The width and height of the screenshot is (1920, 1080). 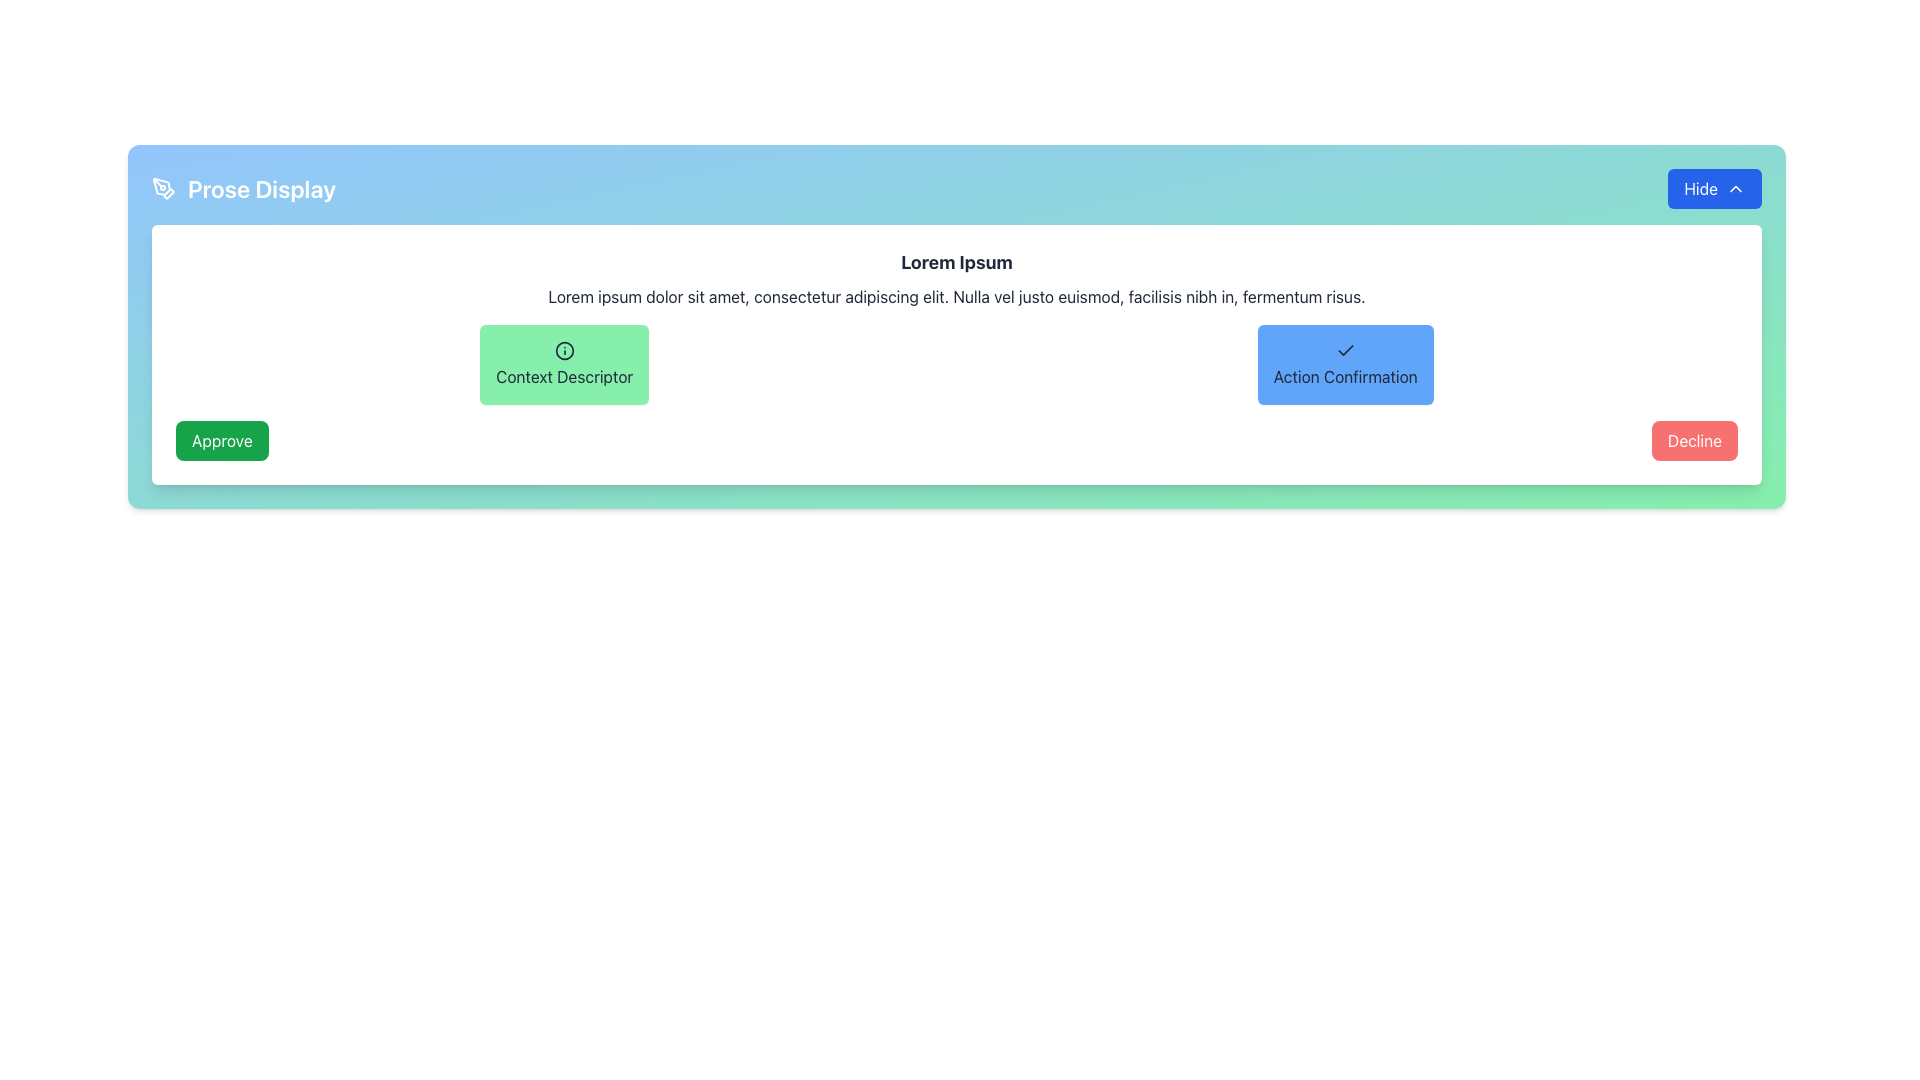 What do you see at coordinates (563, 350) in the screenshot?
I see `the information indicator icon located in the 'Context Descriptor' section, which provides additional context or details when interacted with` at bounding box center [563, 350].